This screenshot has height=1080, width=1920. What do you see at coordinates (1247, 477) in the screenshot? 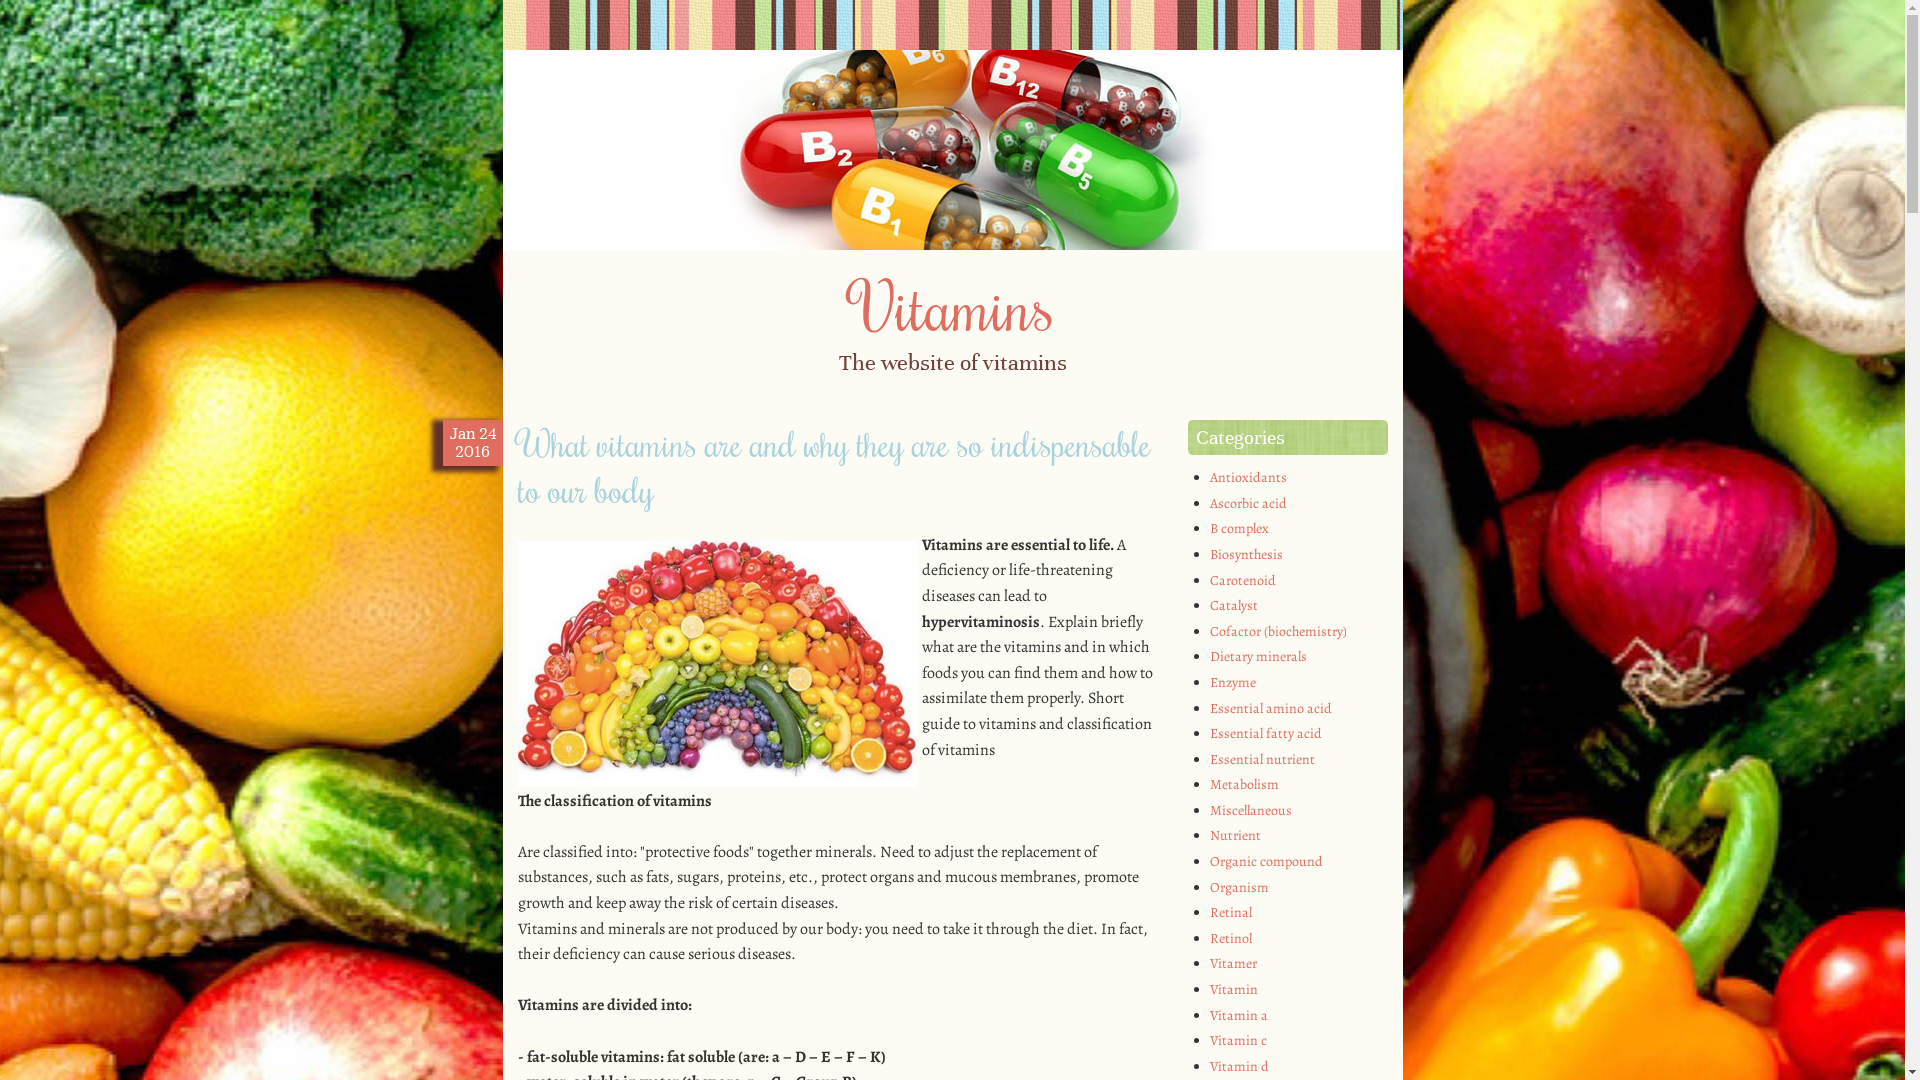
I see `'Antioxidants'` at bounding box center [1247, 477].